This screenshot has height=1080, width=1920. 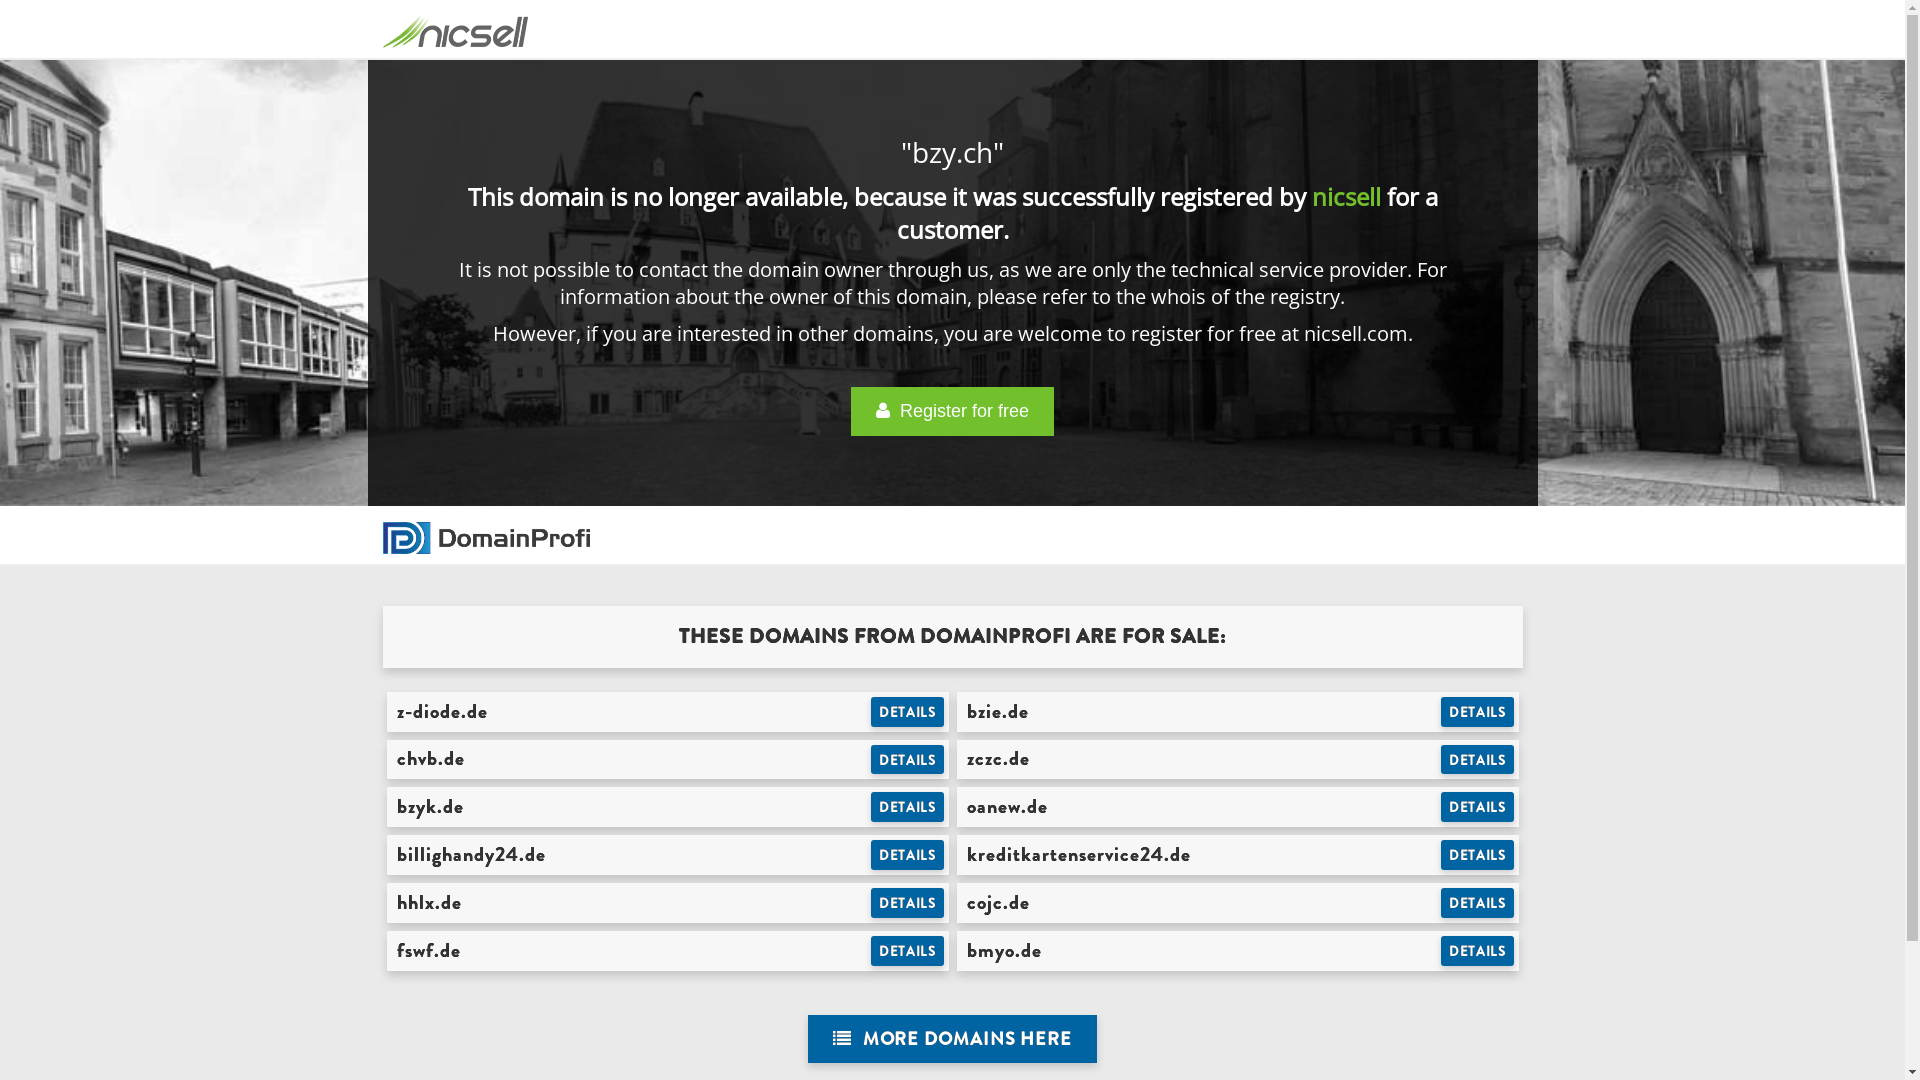 I want to click on 'DETAILS', so click(x=906, y=711).